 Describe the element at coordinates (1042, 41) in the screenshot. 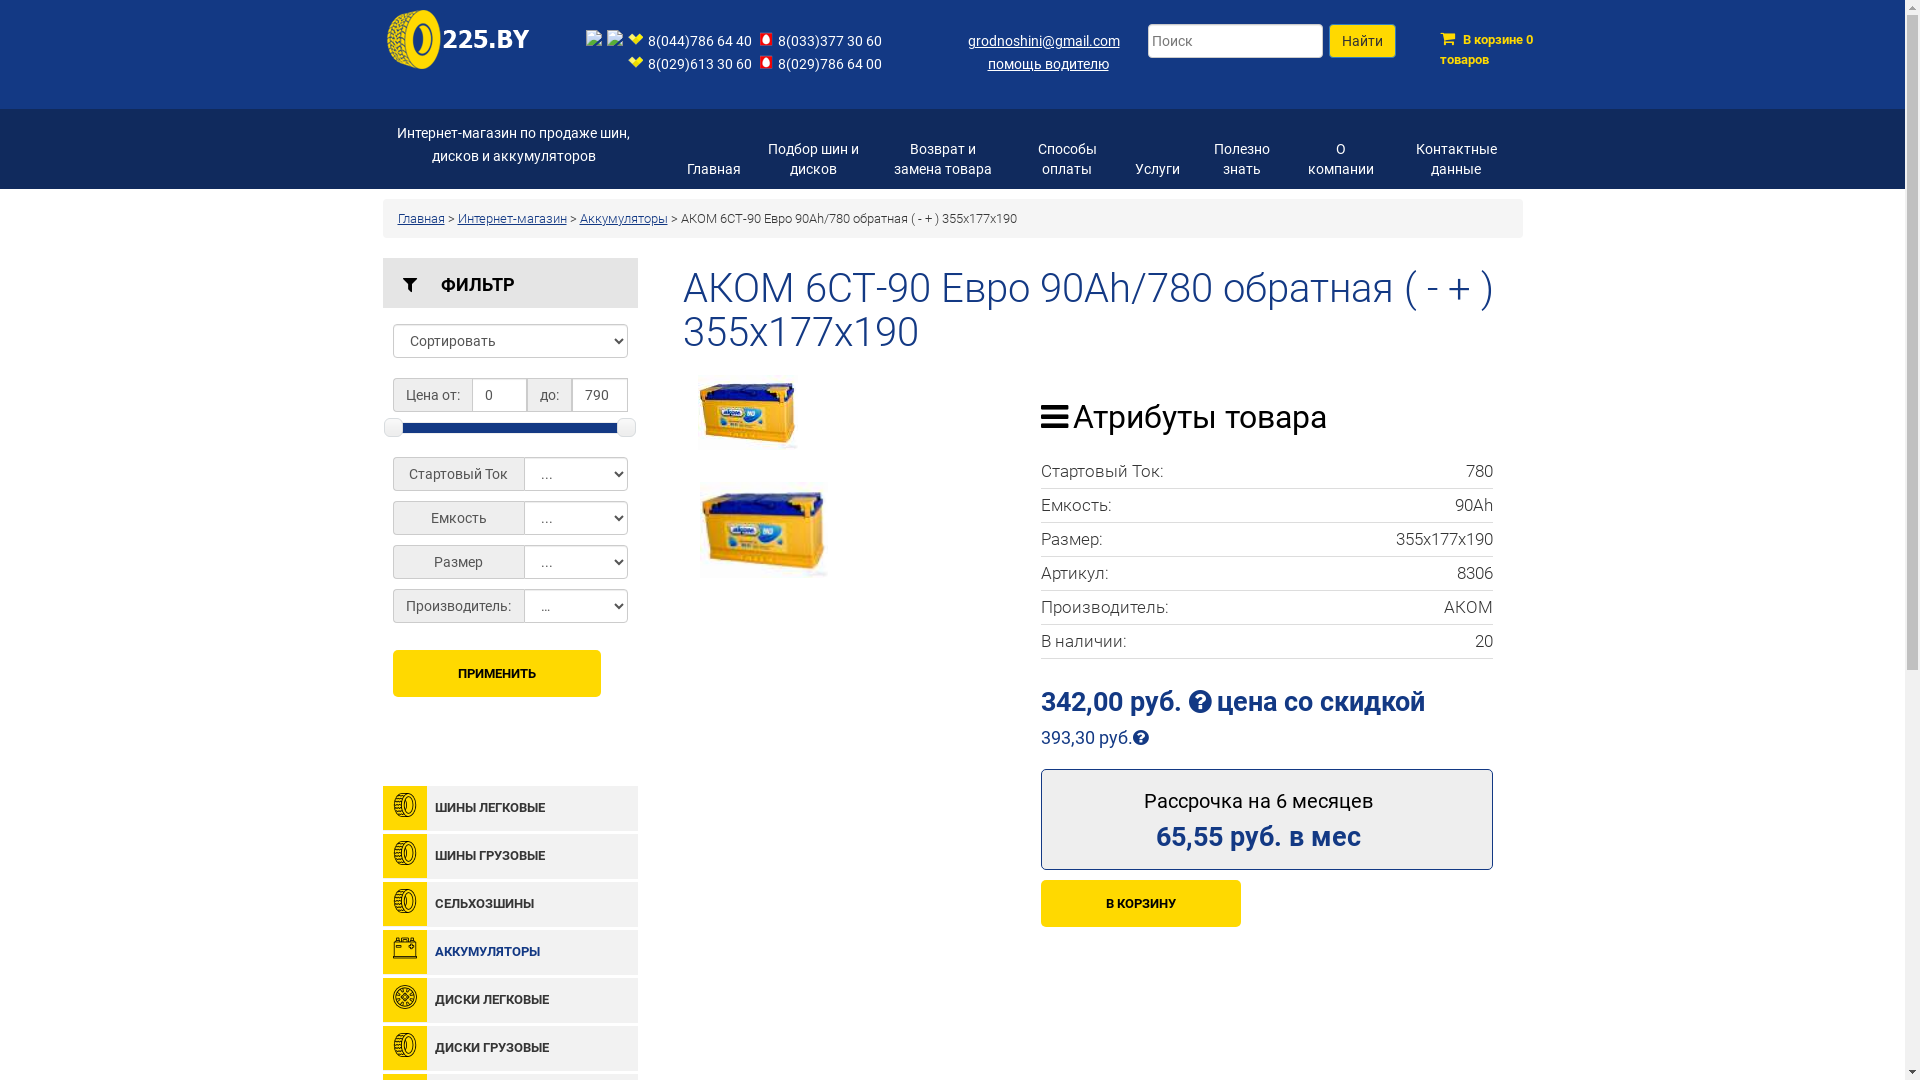

I see `'grodnoshini@gmail.com'` at that location.